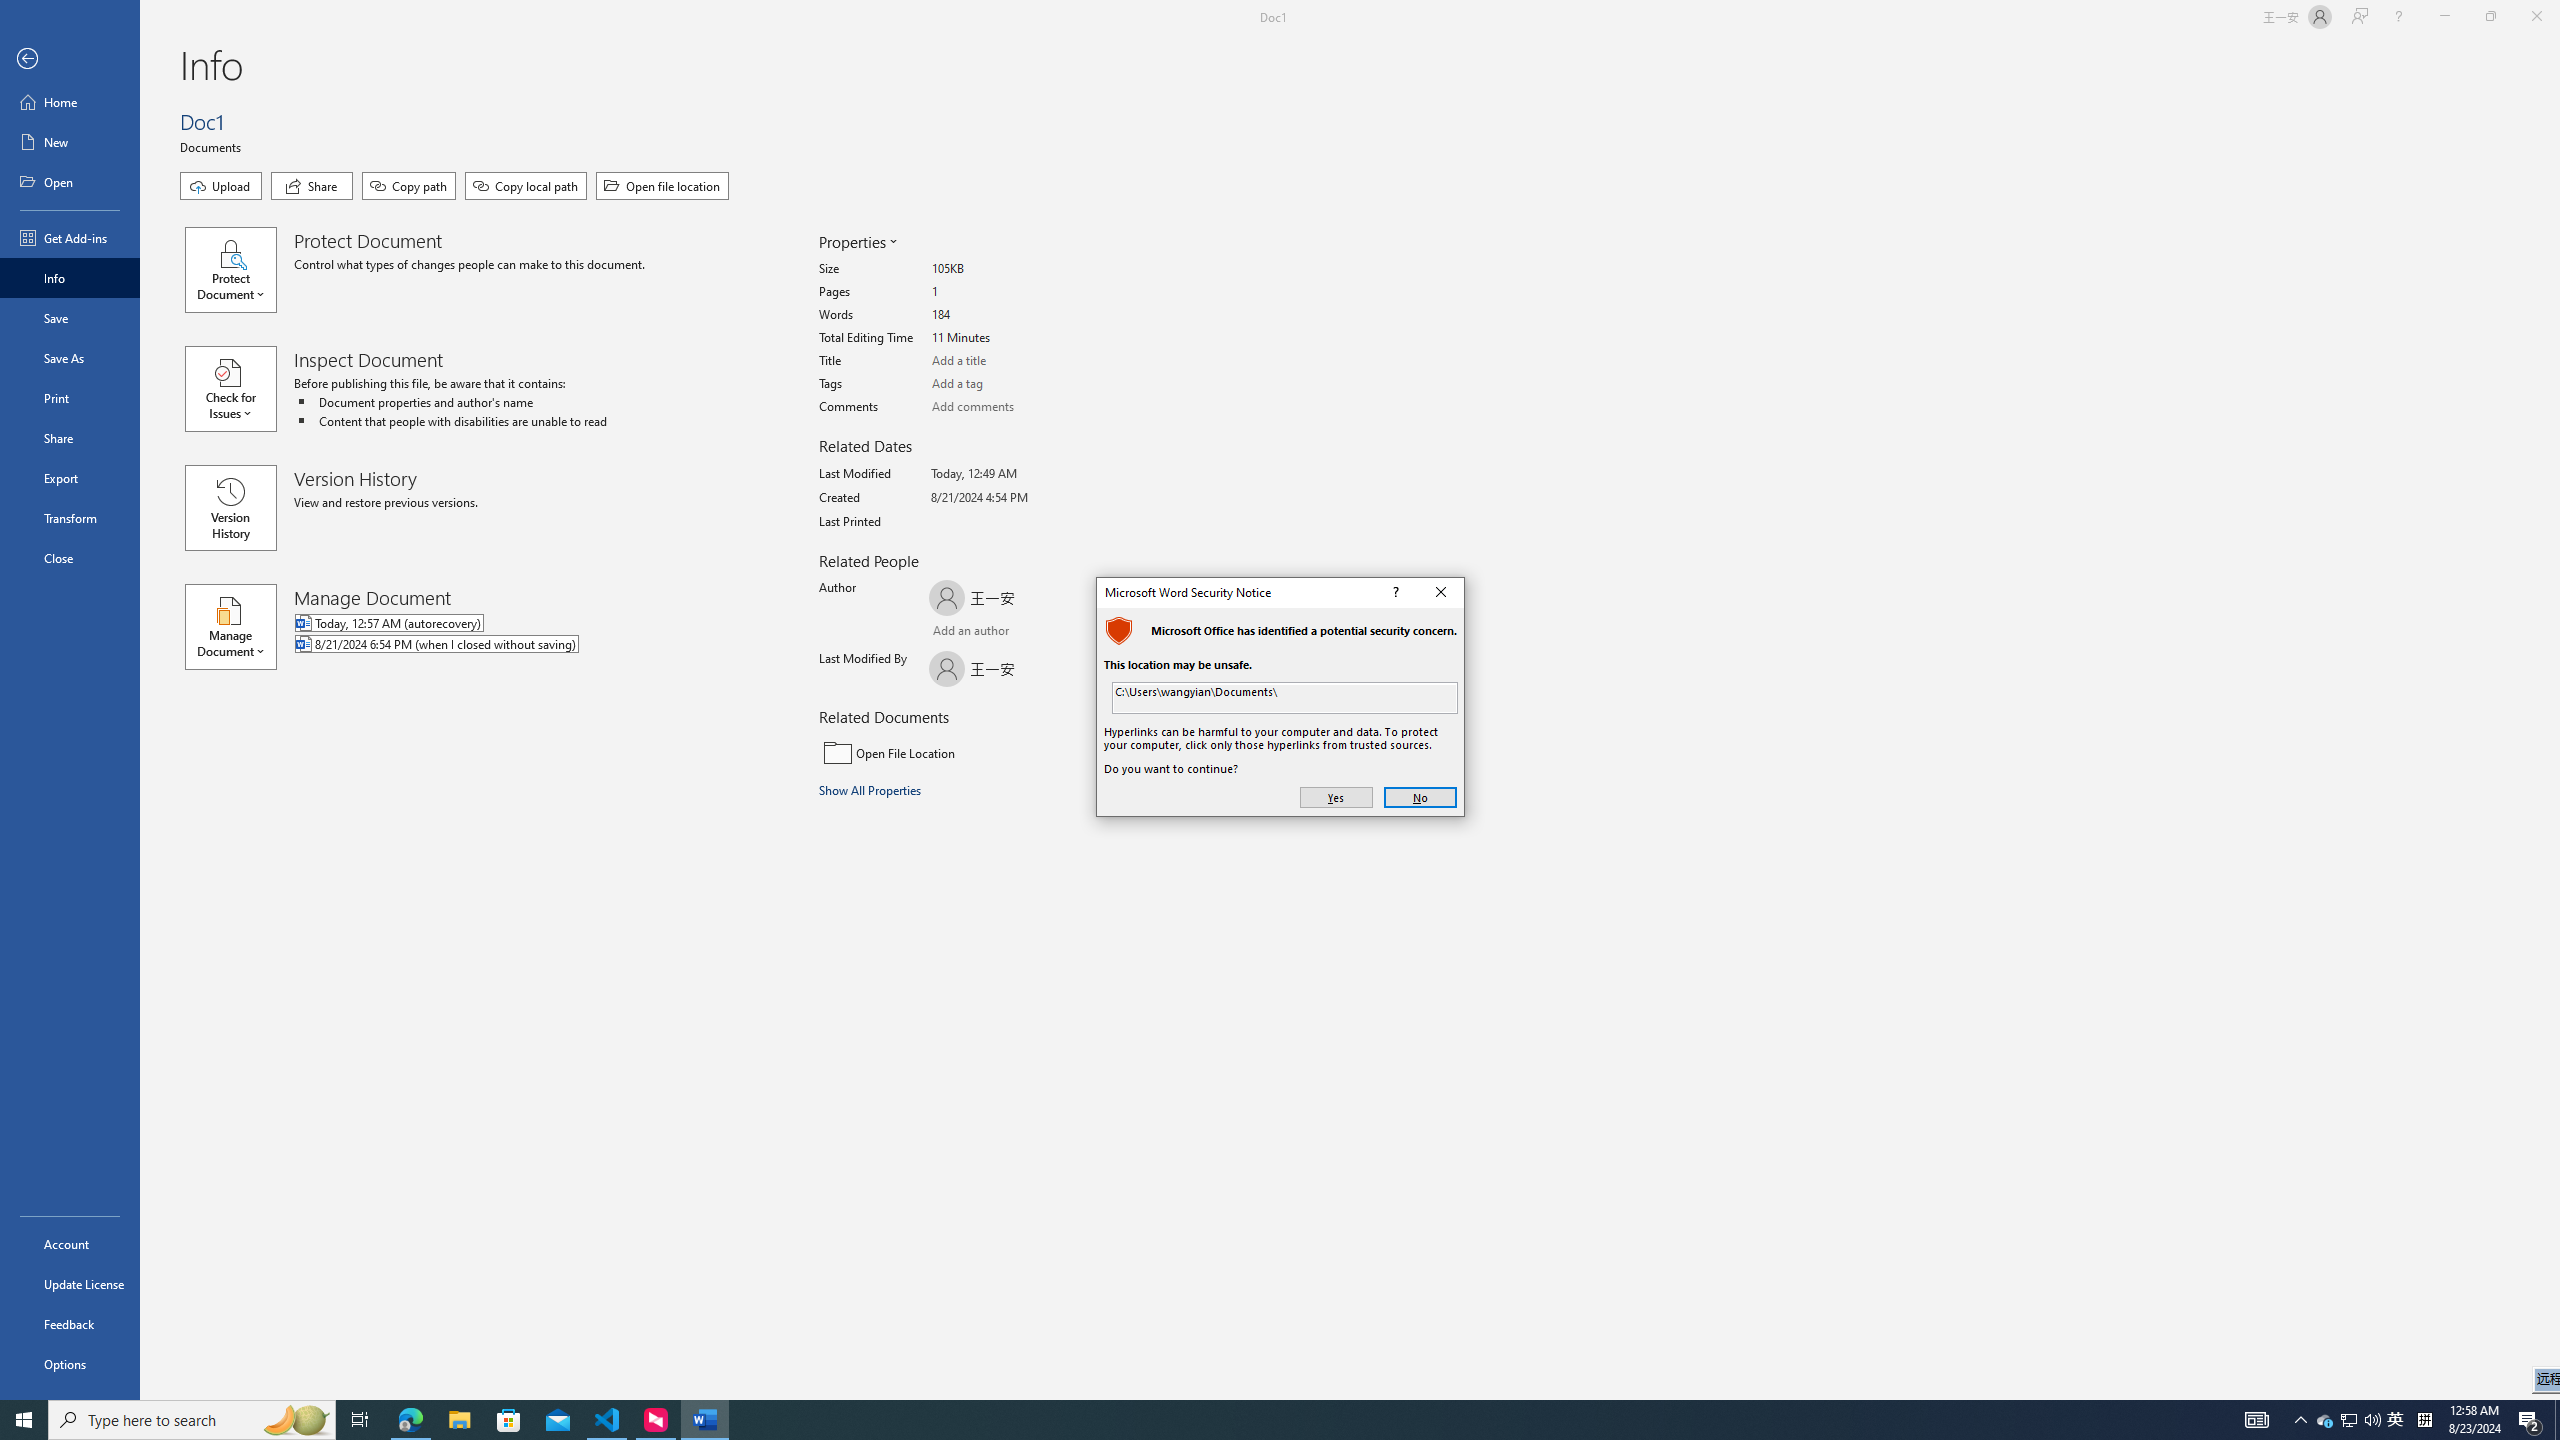 The image size is (2560, 1440). Describe the element at coordinates (69, 1244) in the screenshot. I see `'Account'` at that location.